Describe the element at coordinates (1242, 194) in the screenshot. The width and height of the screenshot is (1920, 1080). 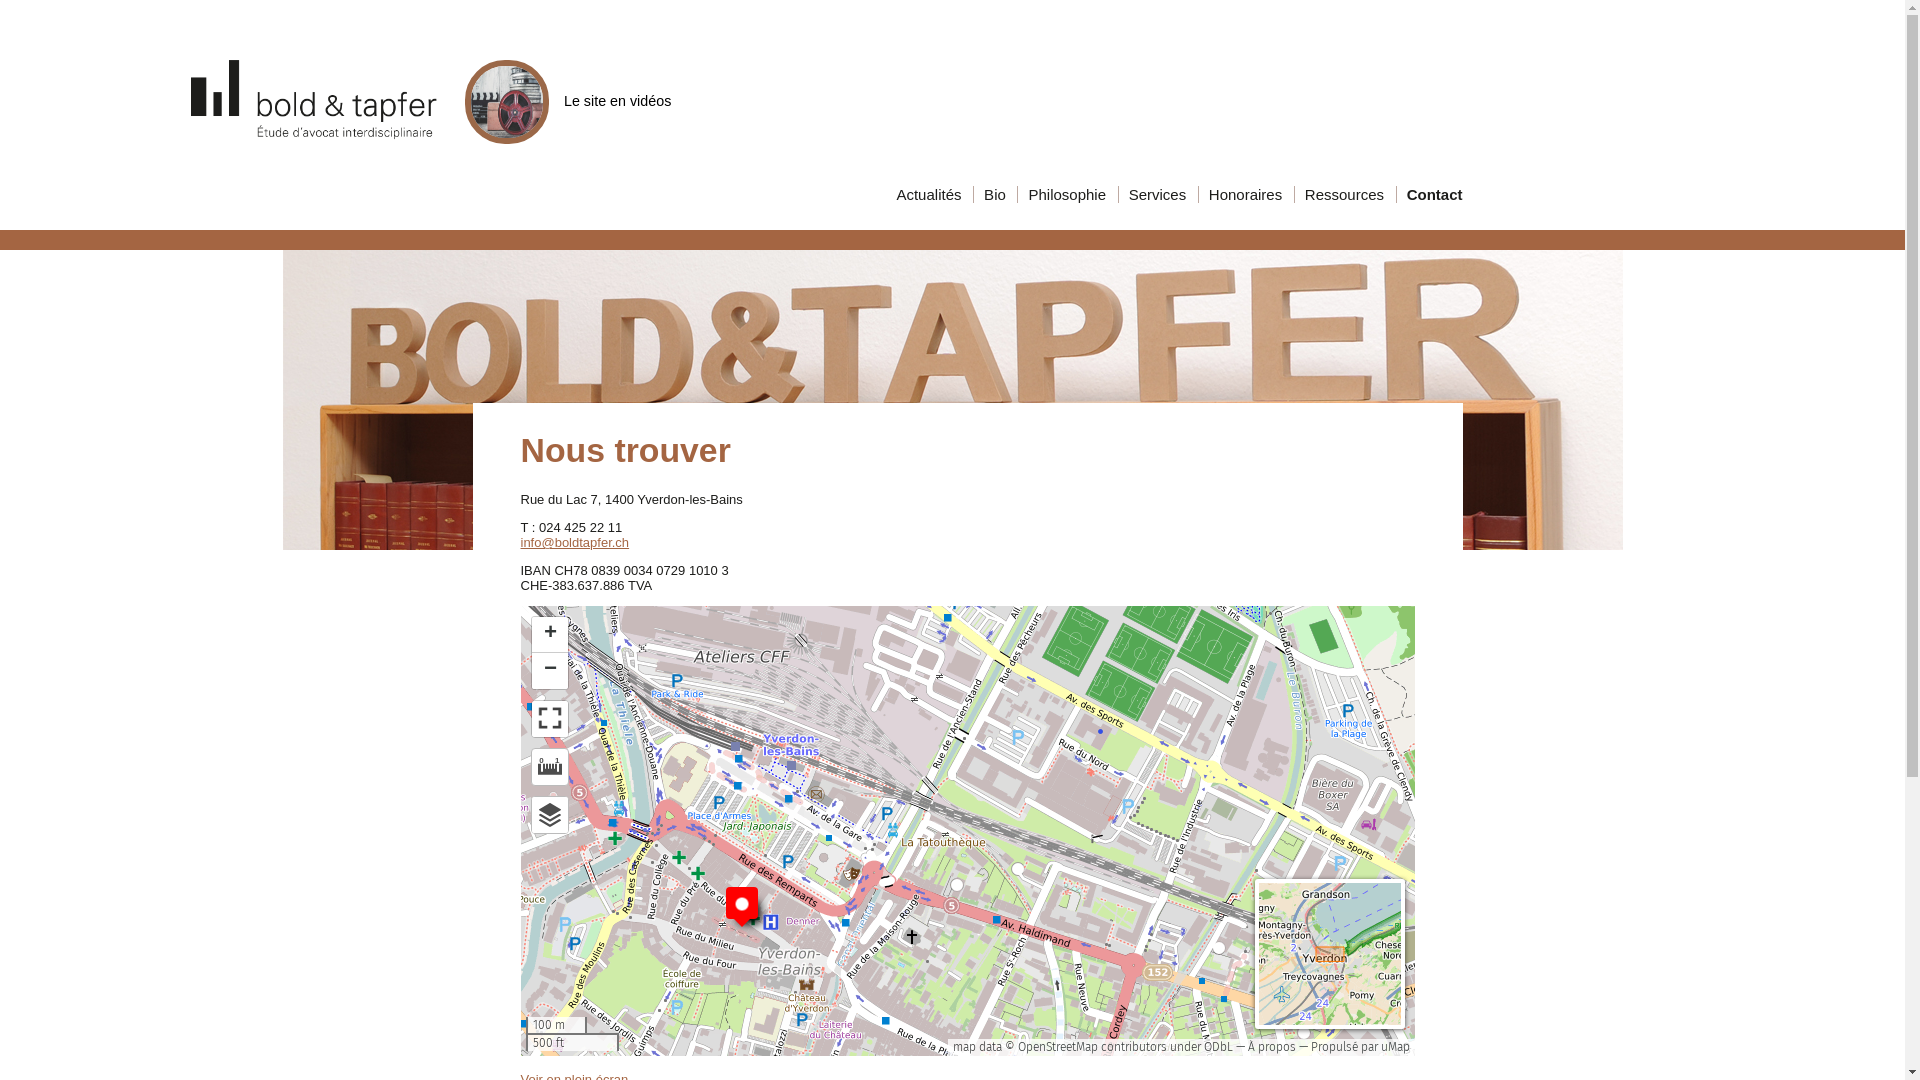
I see `'Honoraires'` at that location.